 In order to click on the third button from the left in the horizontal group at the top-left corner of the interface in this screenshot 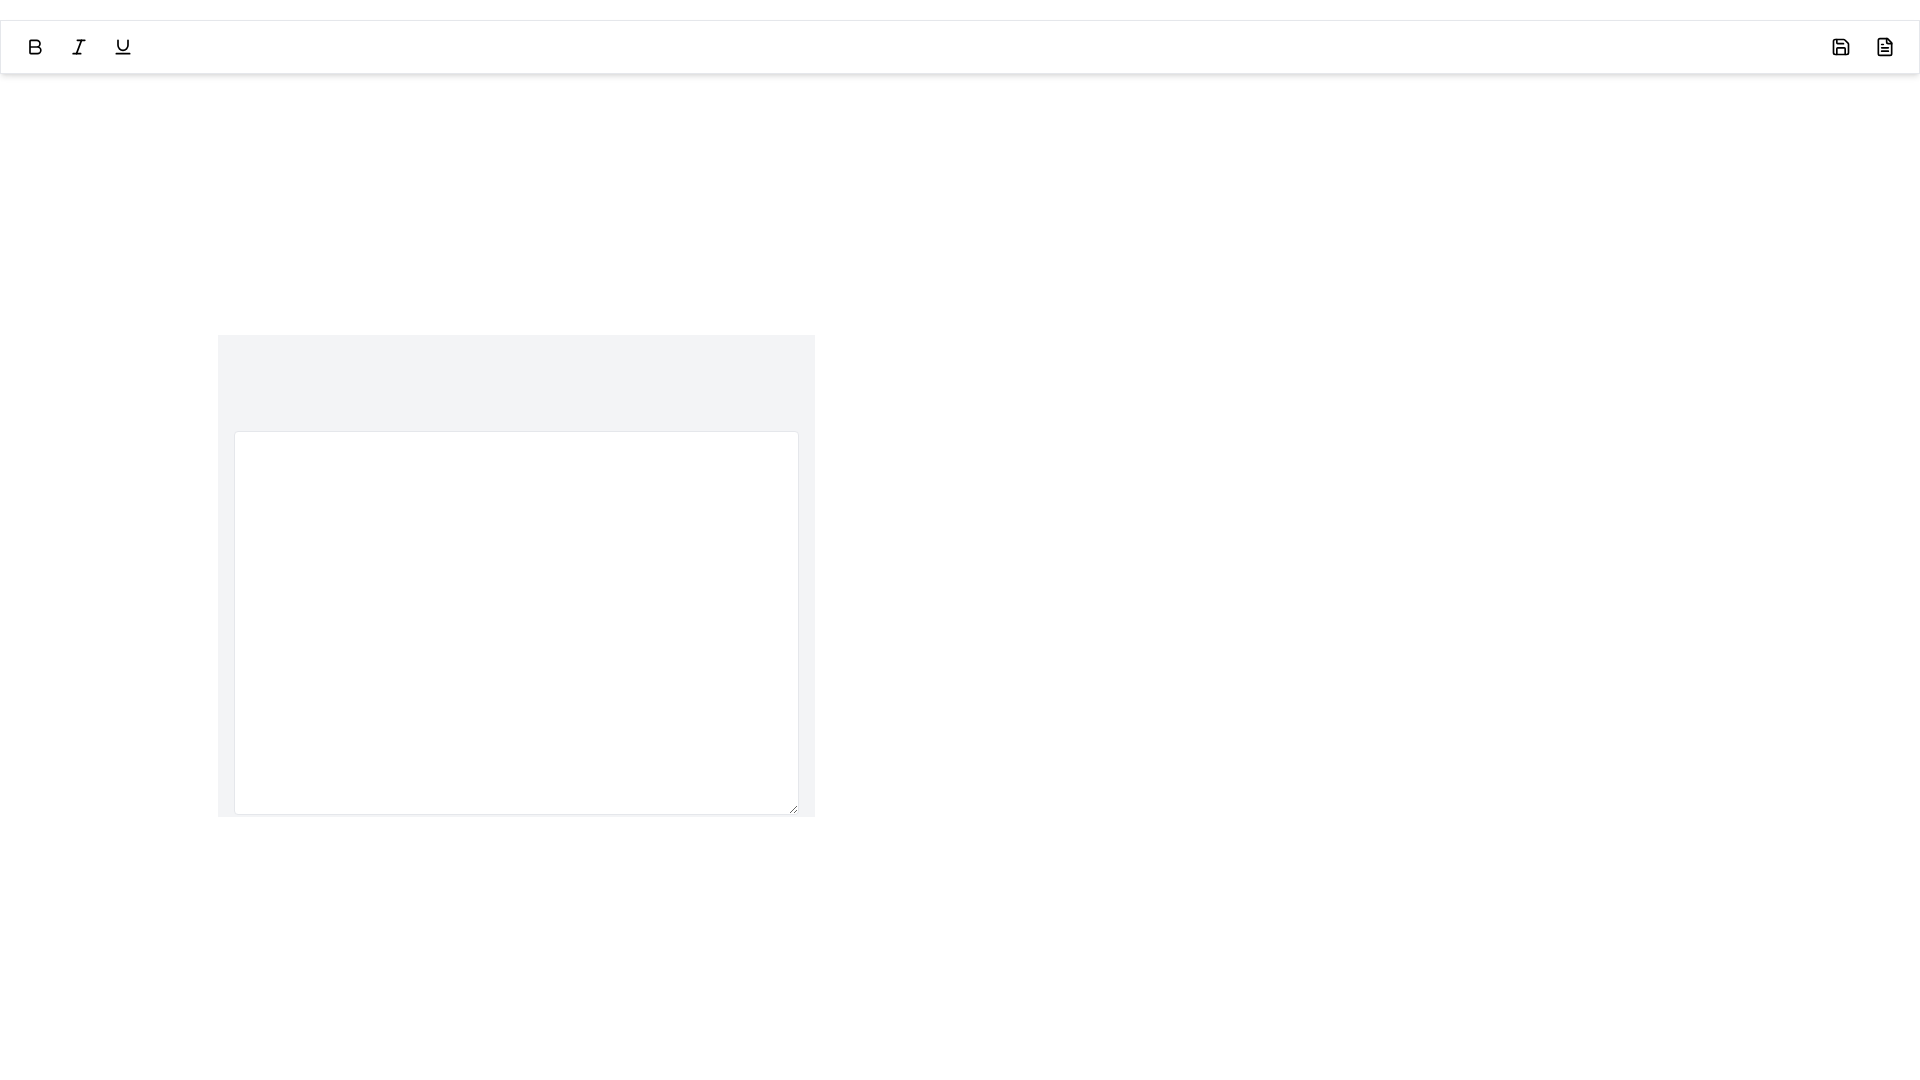, I will do `click(122, 45)`.